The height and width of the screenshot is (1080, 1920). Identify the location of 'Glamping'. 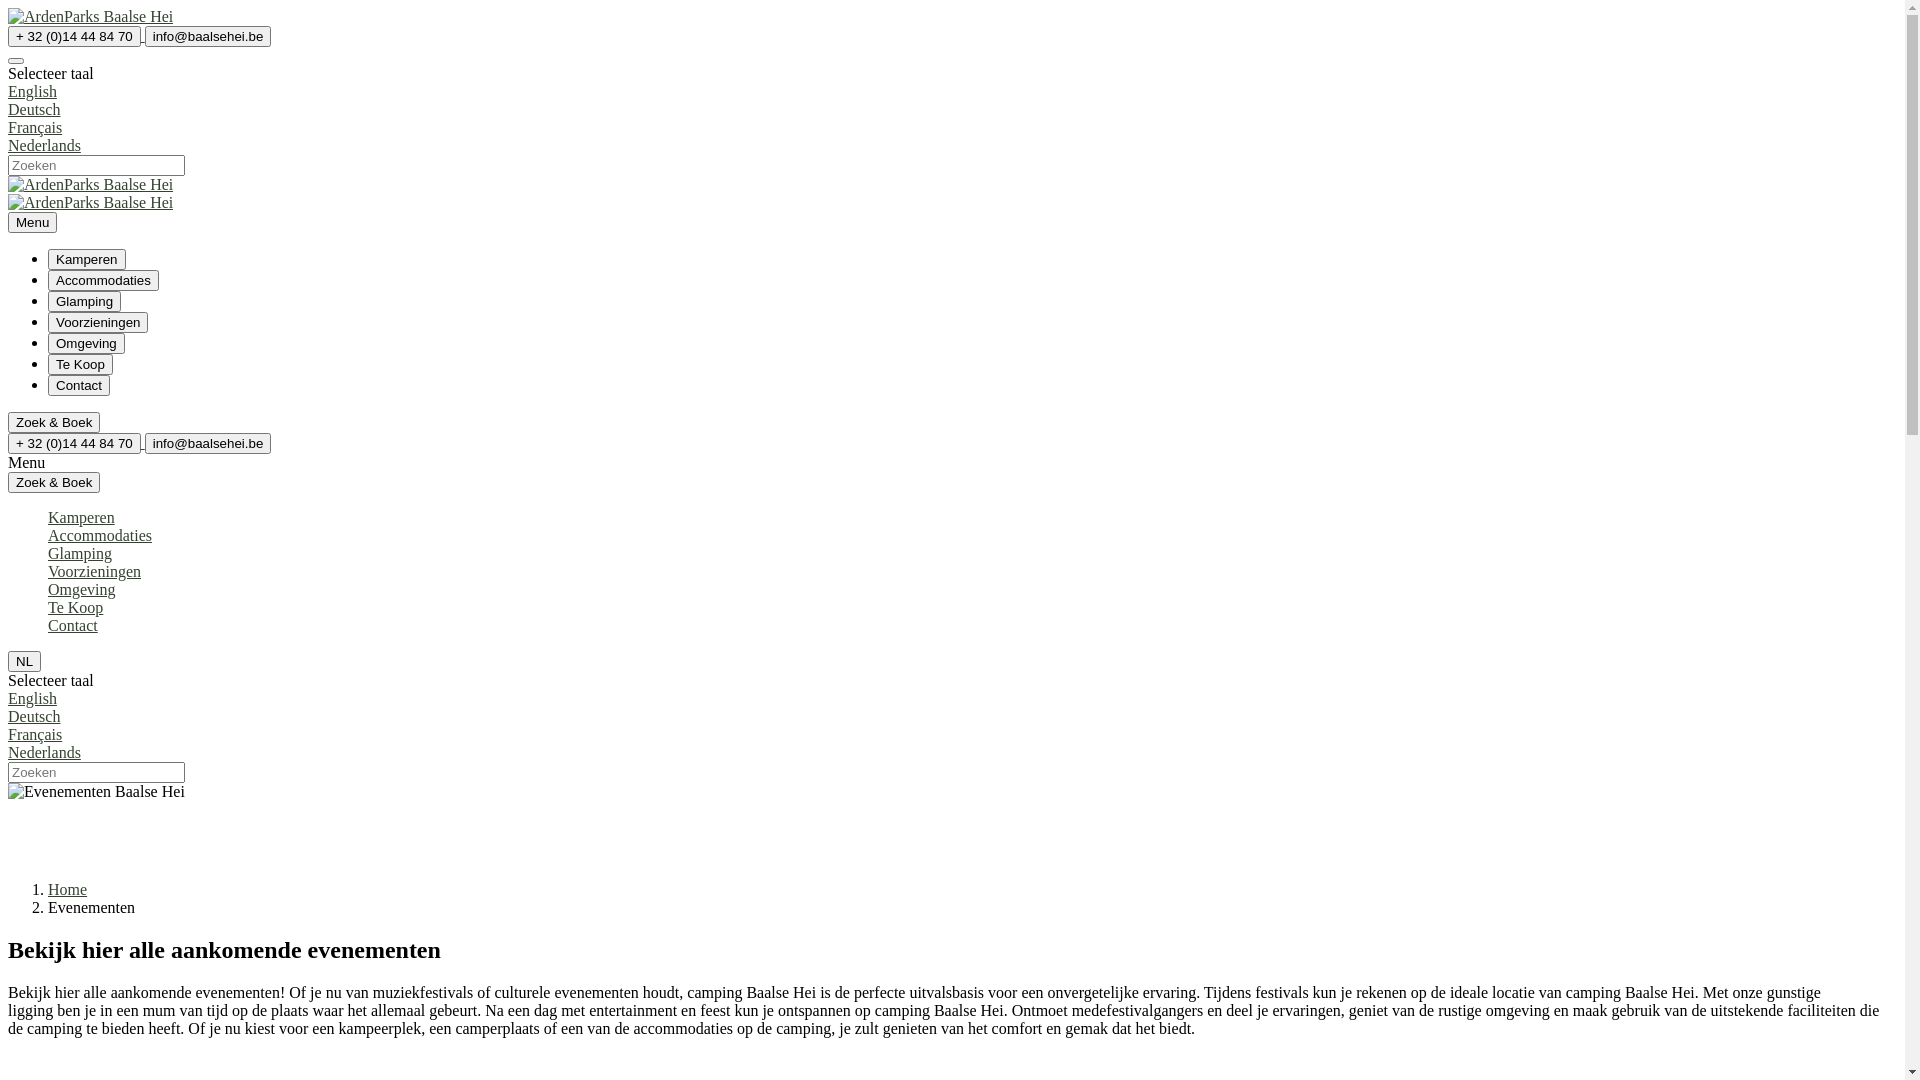
(83, 300).